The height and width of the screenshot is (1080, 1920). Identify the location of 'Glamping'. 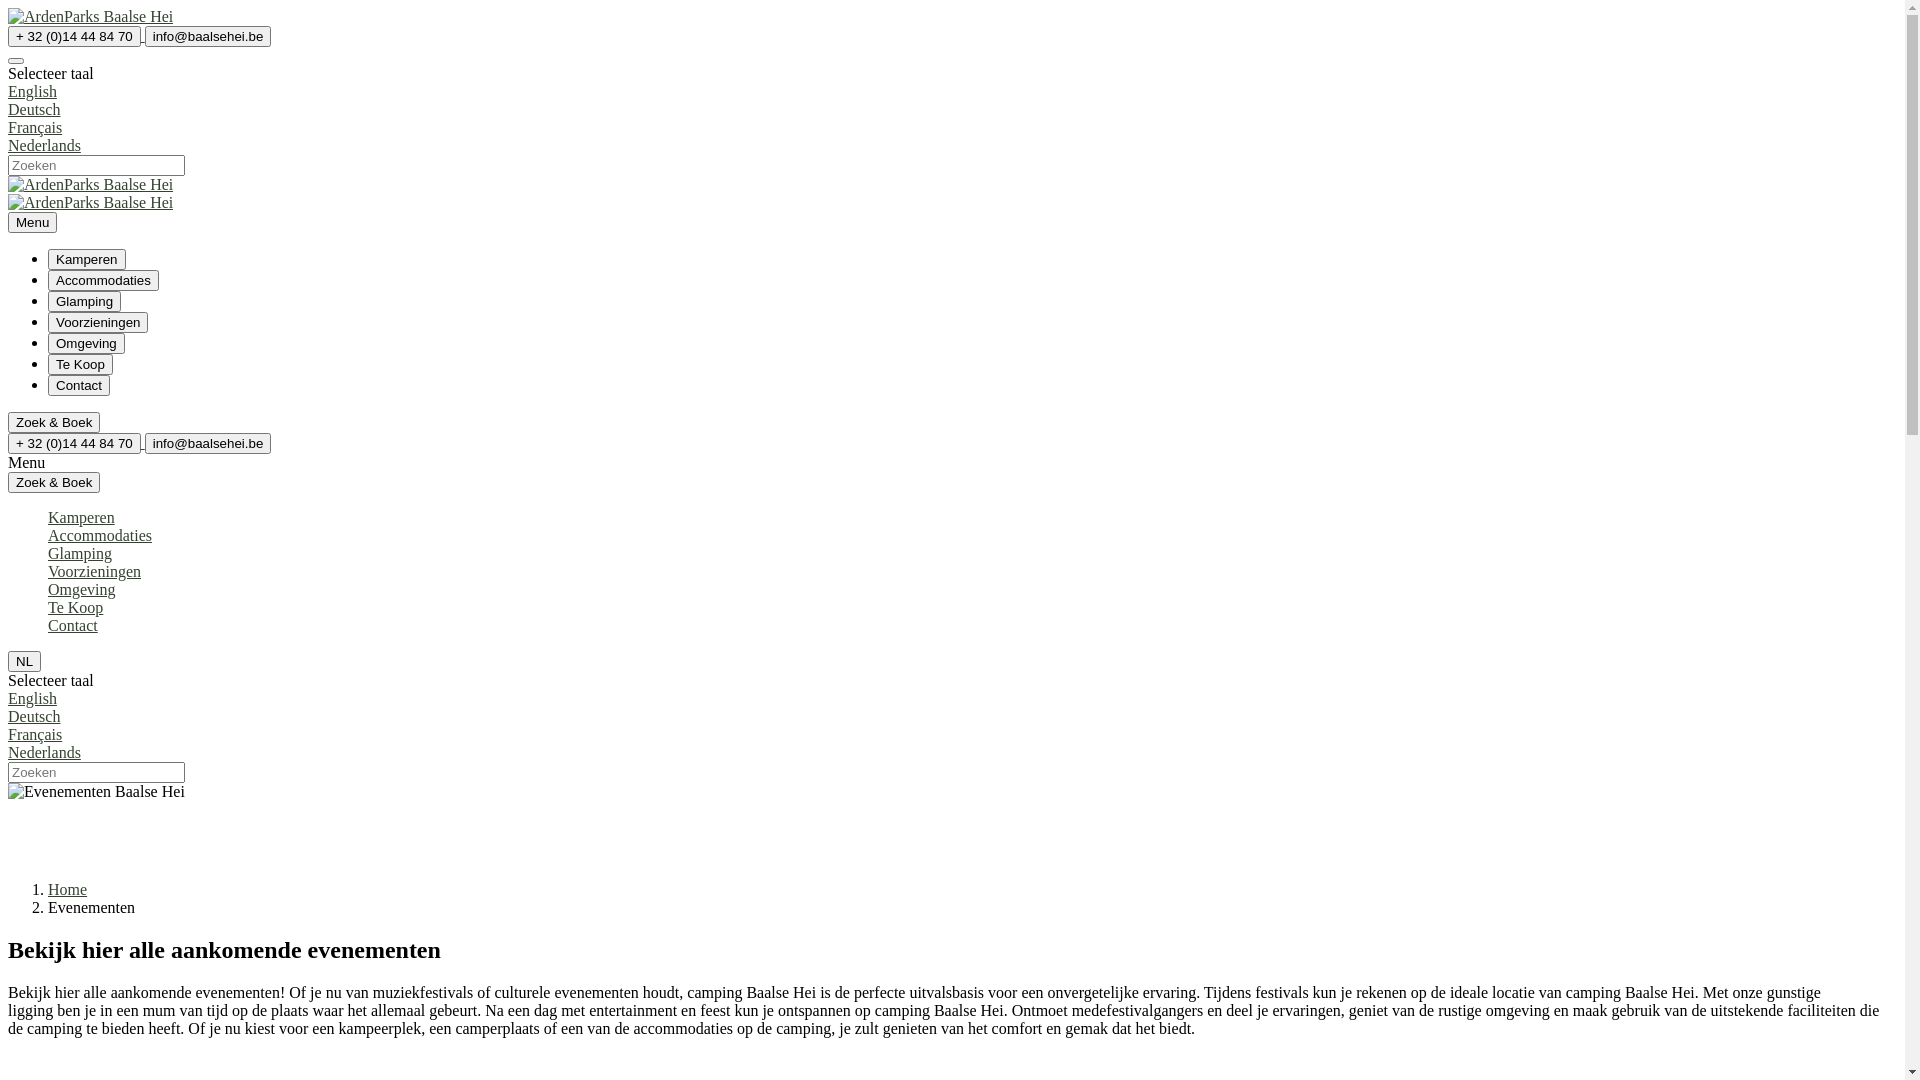
(83, 300).